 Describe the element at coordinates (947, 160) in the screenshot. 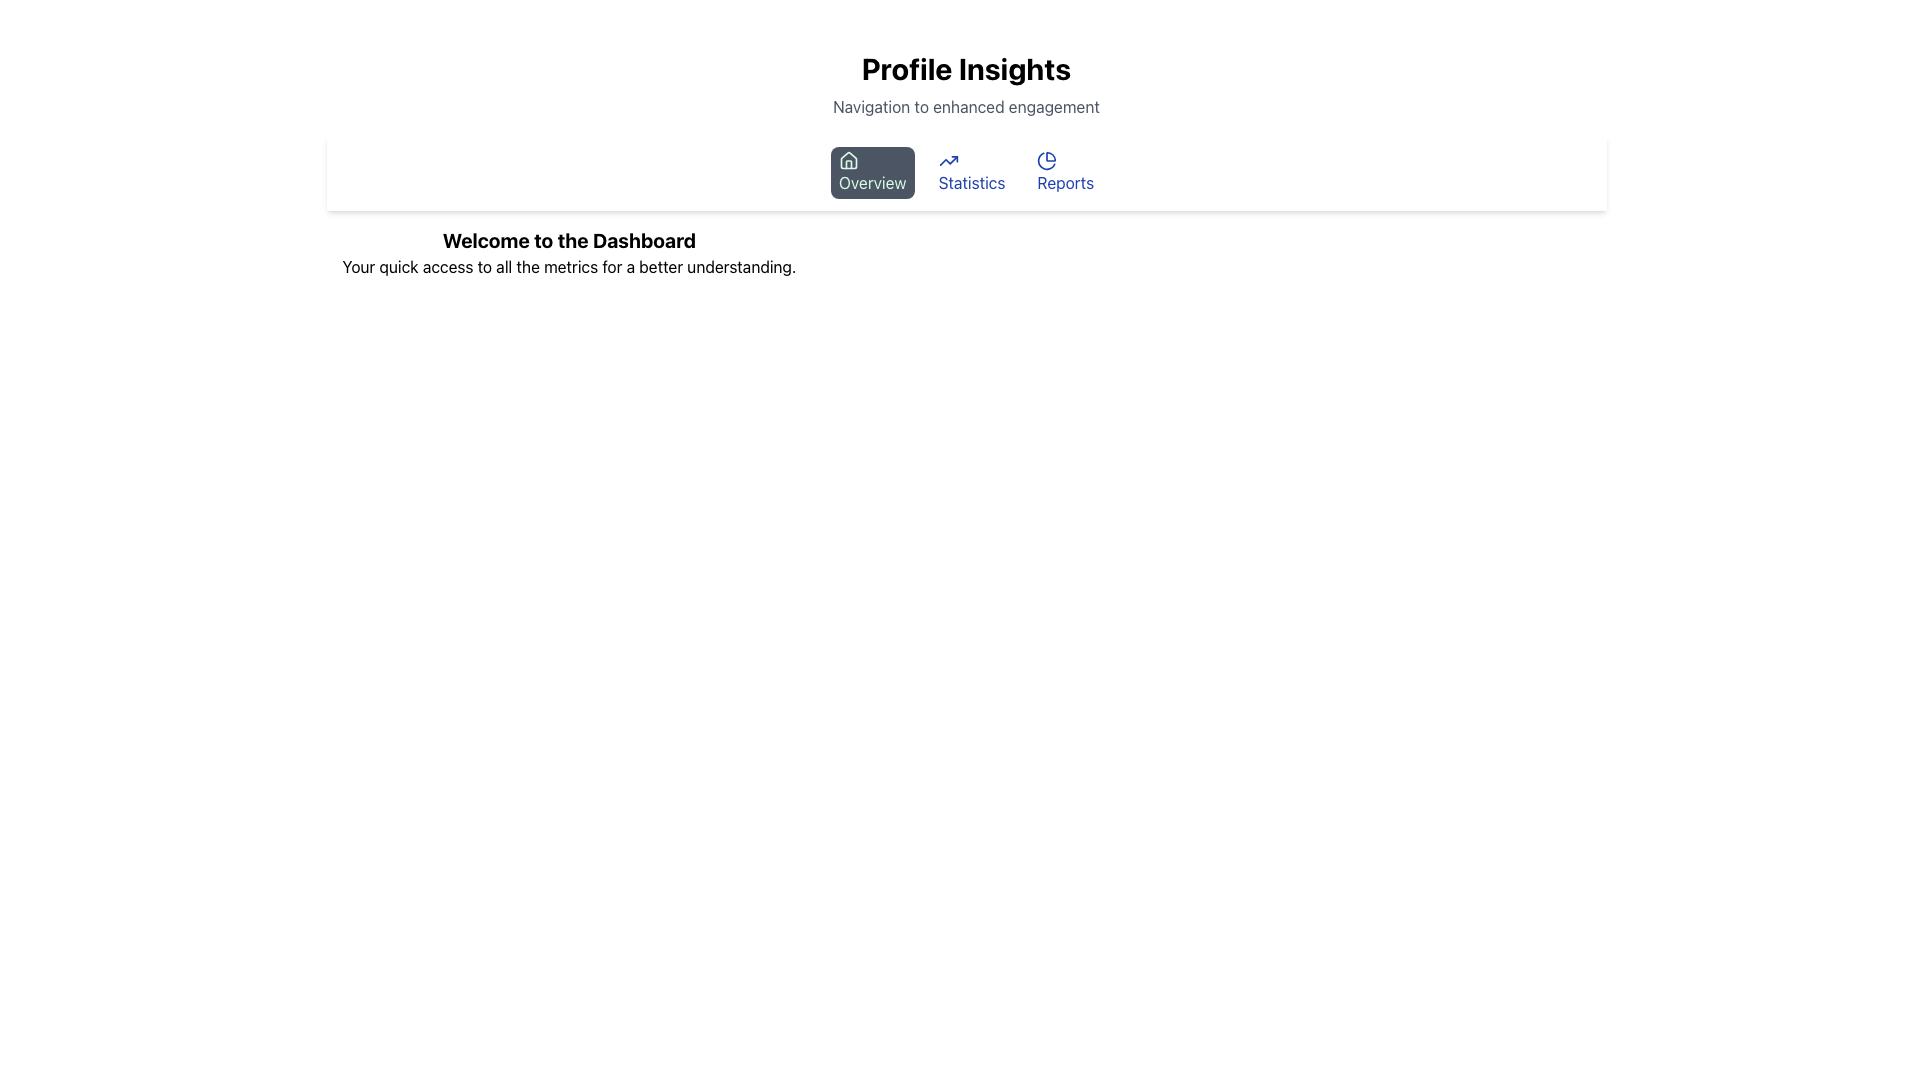

I see `the trending upward graph icon located within the 'Statistics' button in the navigation section, positioned between 'Overview' and 'Reports'` at that location.